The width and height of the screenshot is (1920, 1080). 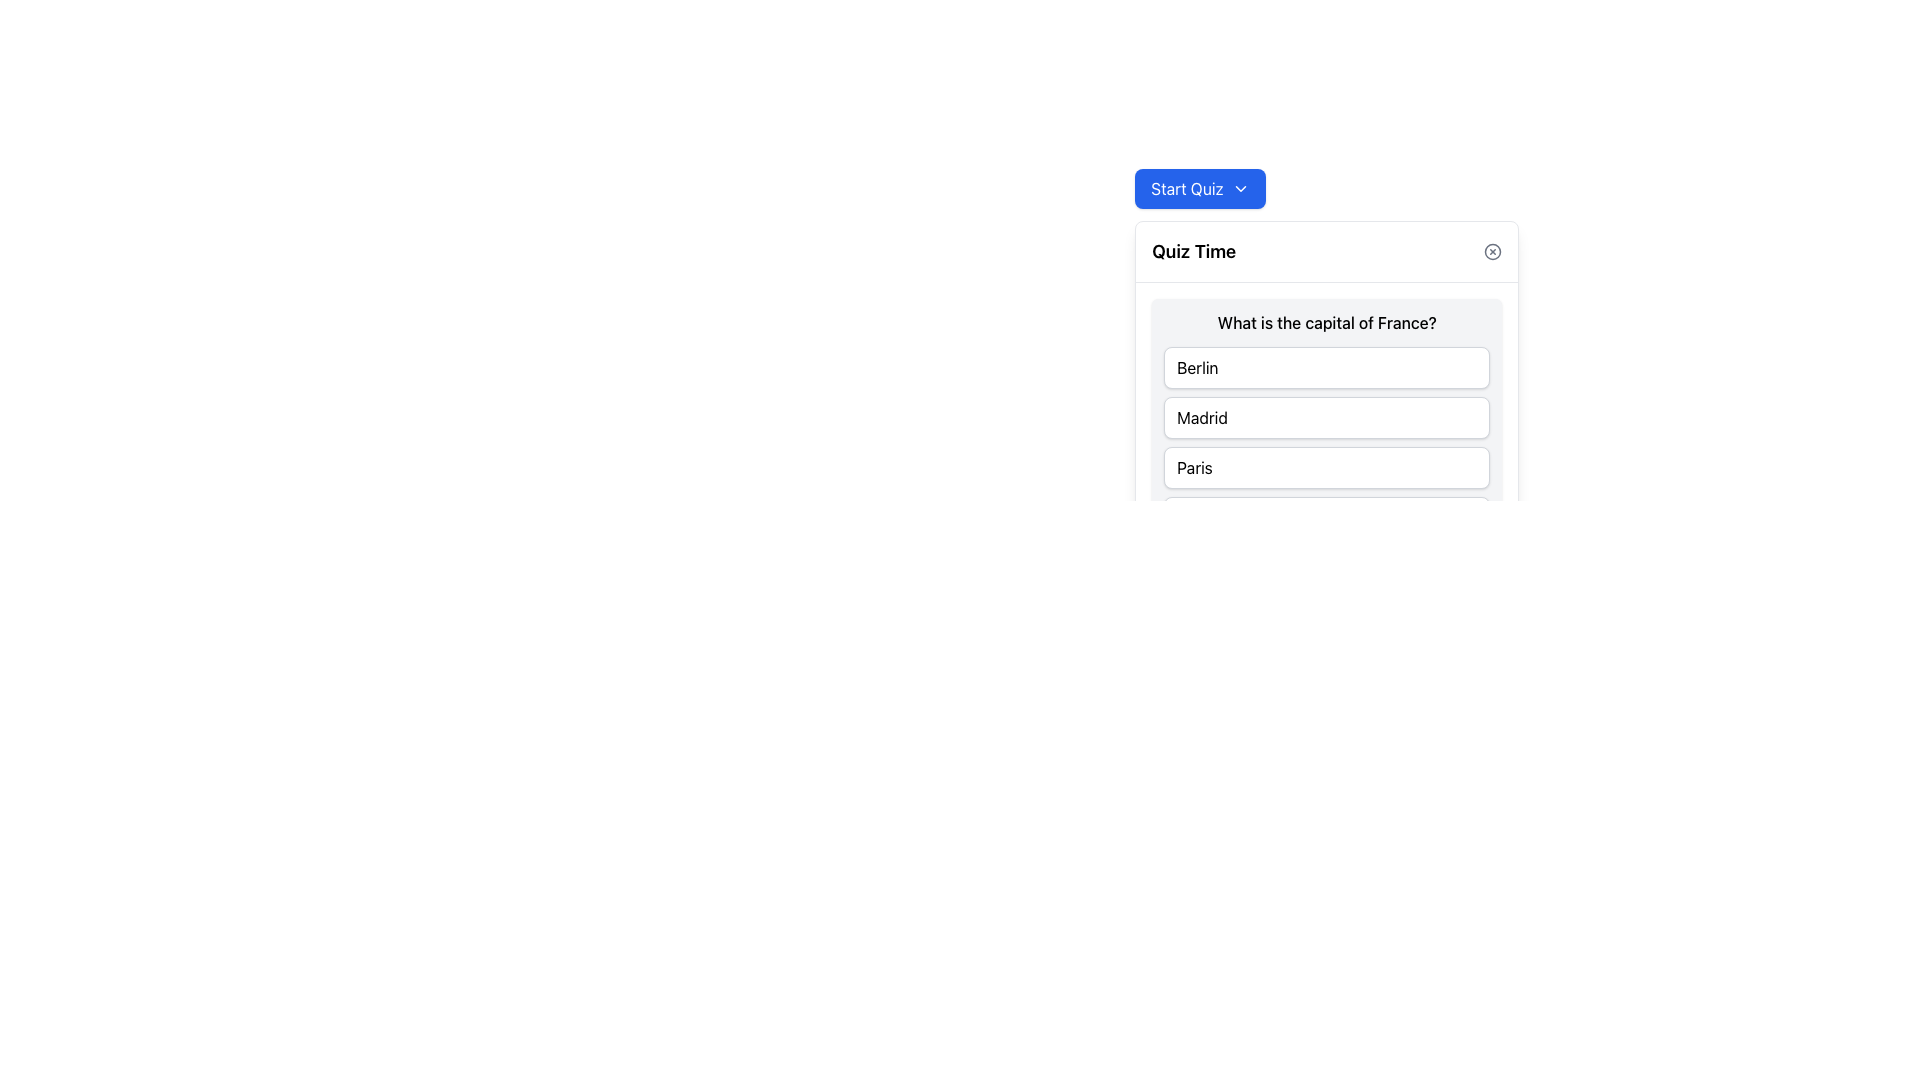 I want to click on the icon located to the right of the 'Start Quiz' button, which indicates expandable menu functionality, so click(x=1239, y=189).